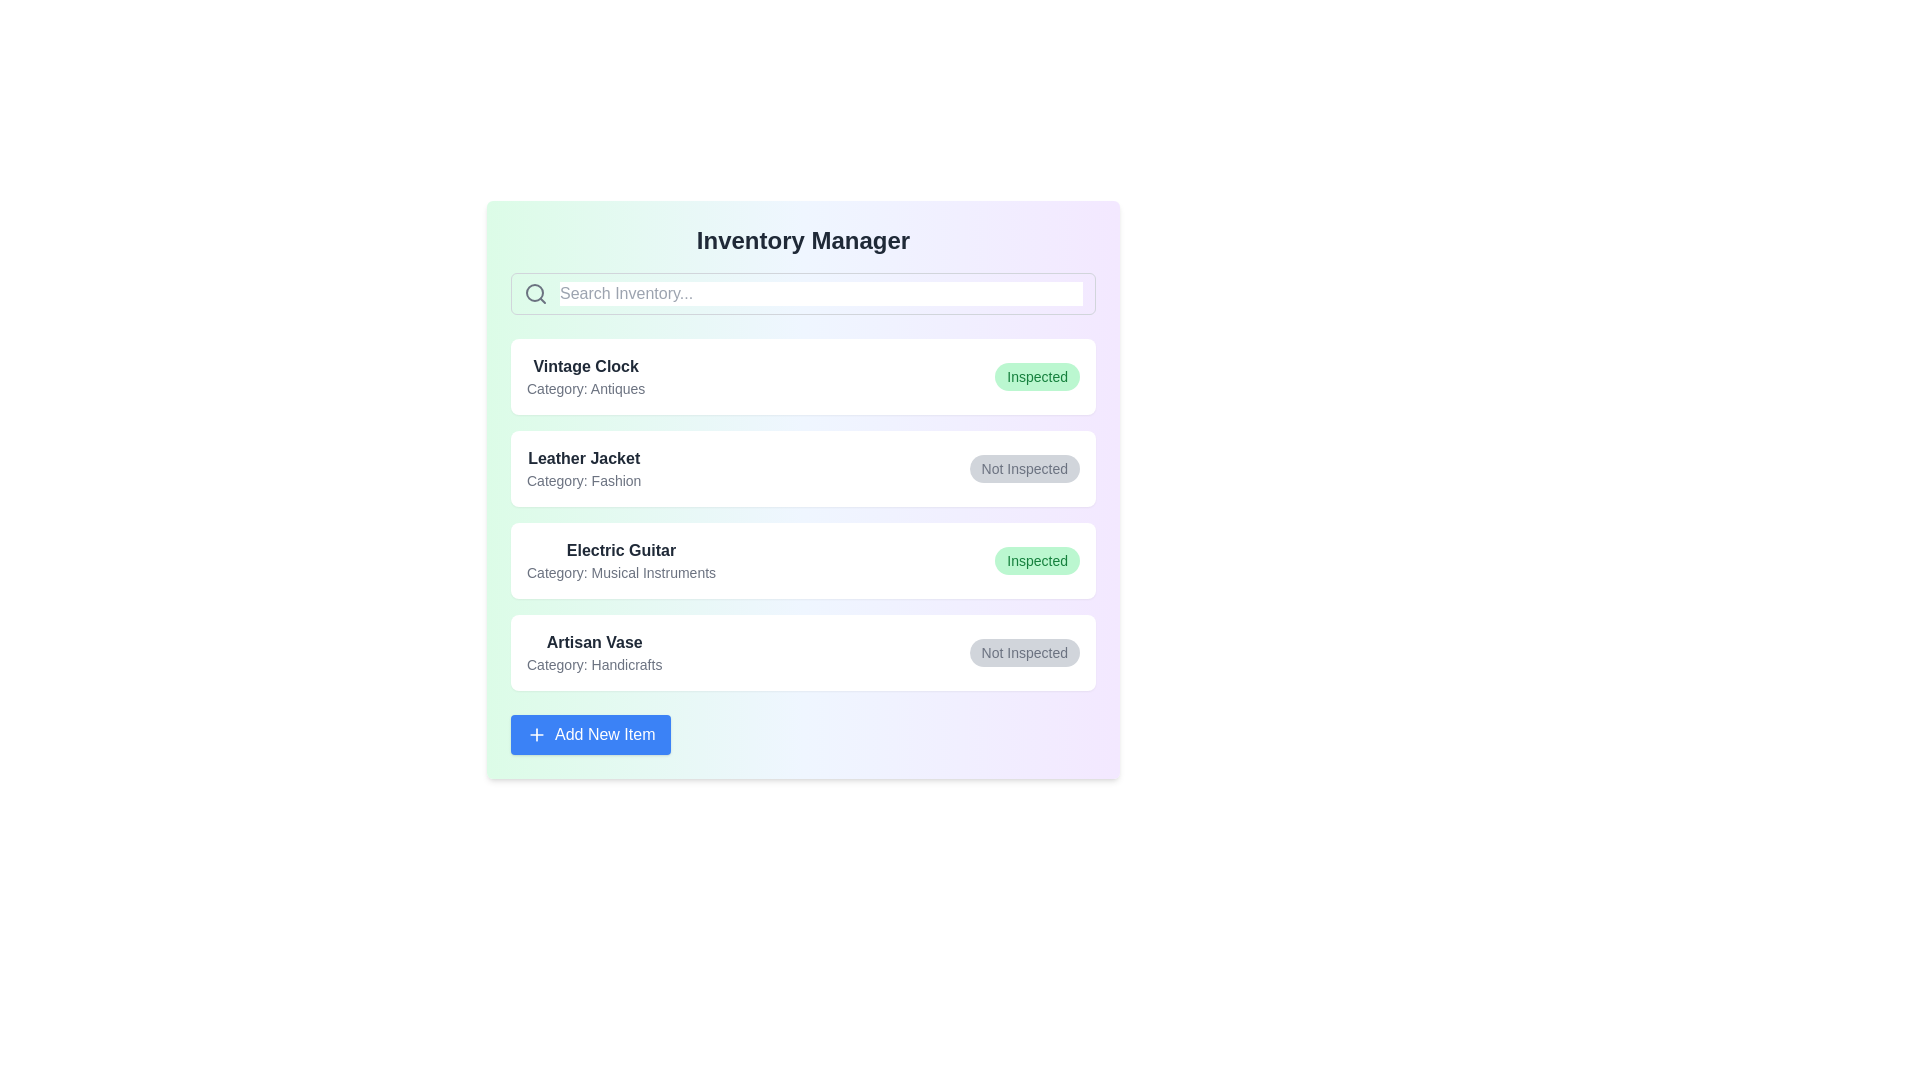 This screenshot has width=1920, height=1080. What do you see at coordinates (1037, 560) in the screenshot?
I see `the status button of the item labeled 'Electric Guitar'` at bounding box center [1037, 560].